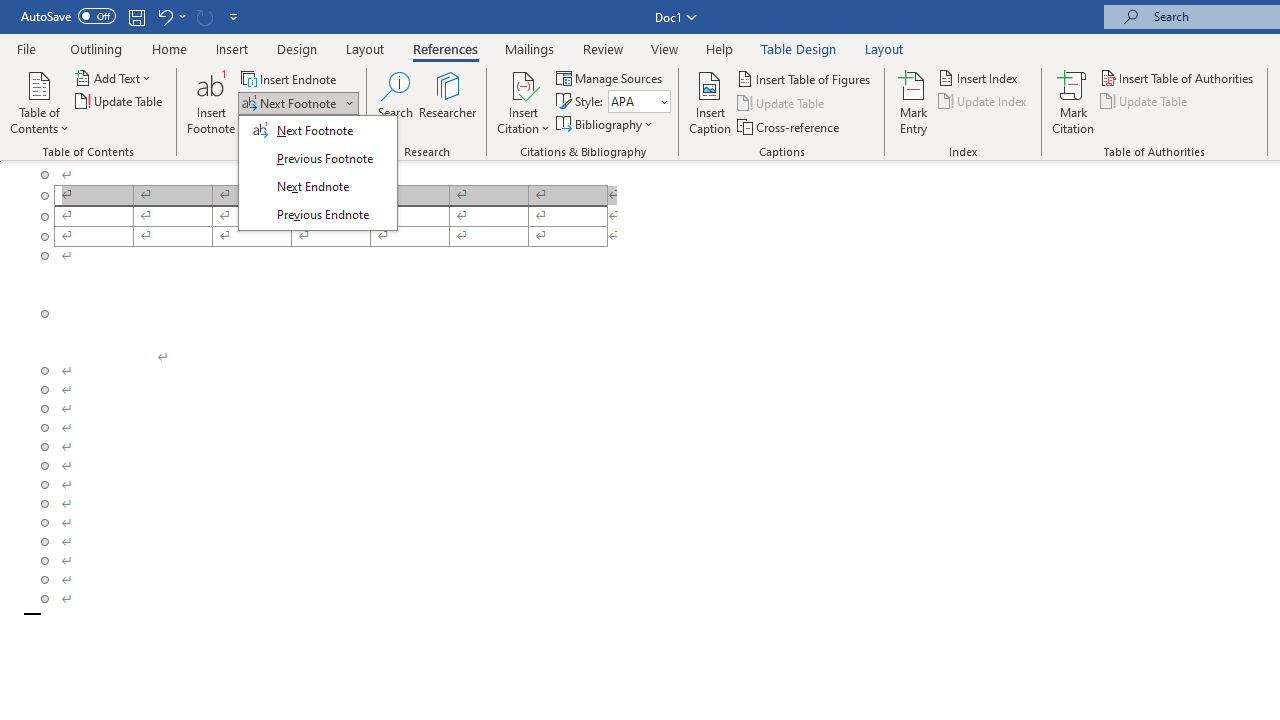  Describe the element at coordinates (610, 77) in the screenshot. I see `'Manage Sources...'` at that location.